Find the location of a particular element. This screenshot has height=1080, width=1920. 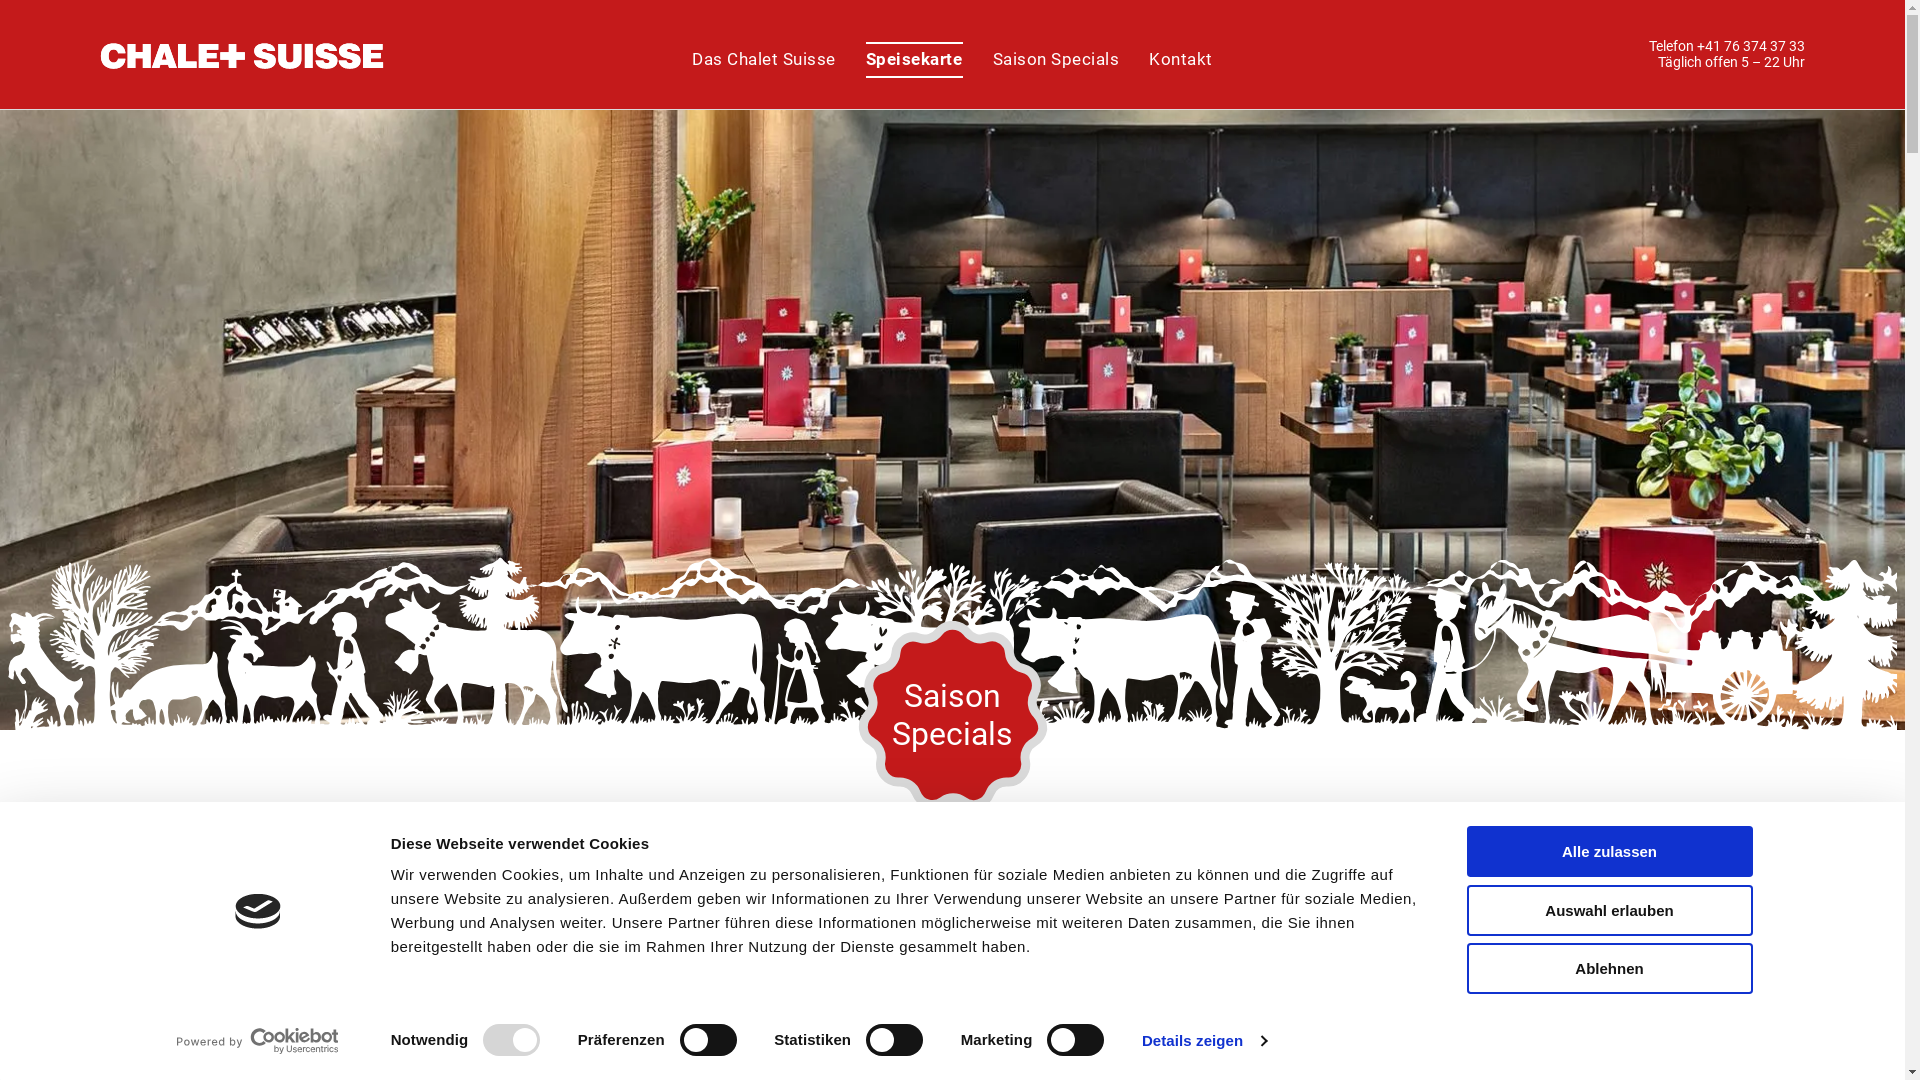

'Details zeigen' is located at coordinates (1203, 1040).